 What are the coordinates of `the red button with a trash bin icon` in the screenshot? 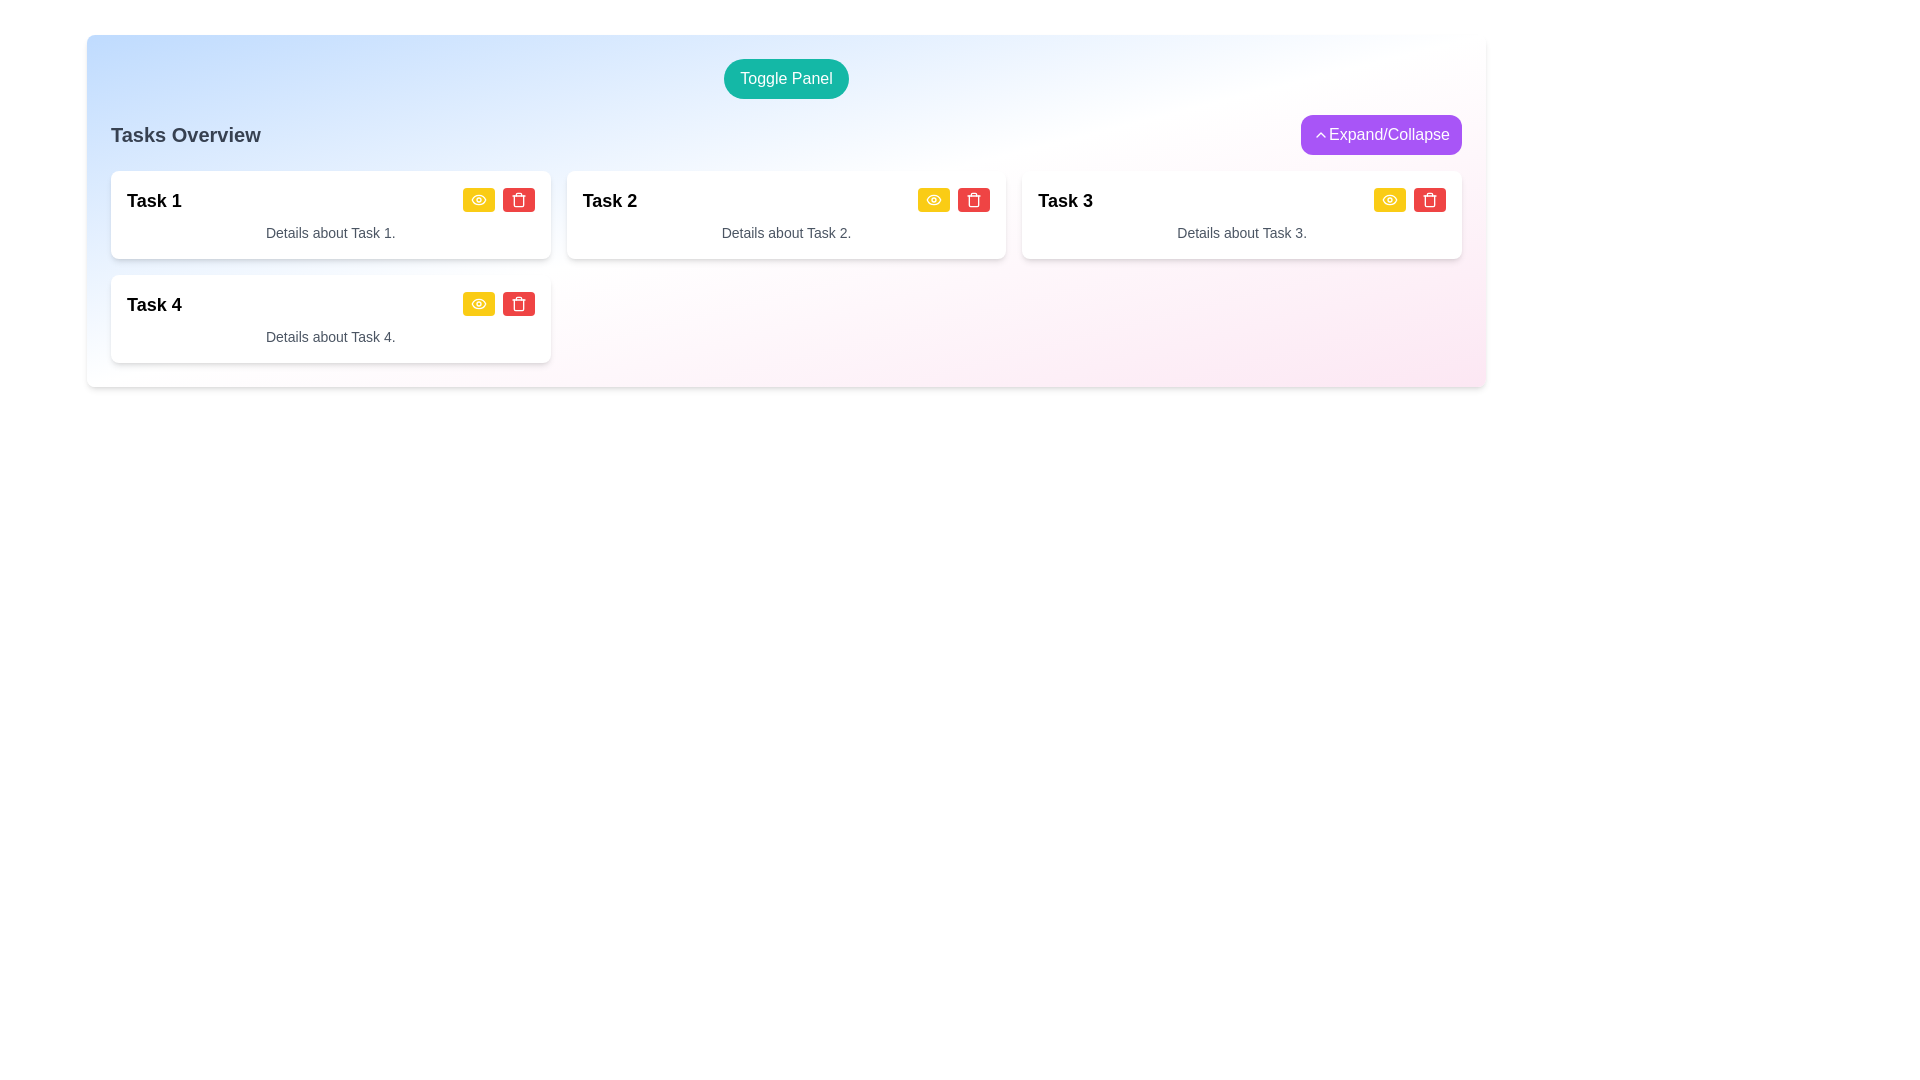 It's located at (1429, 199).